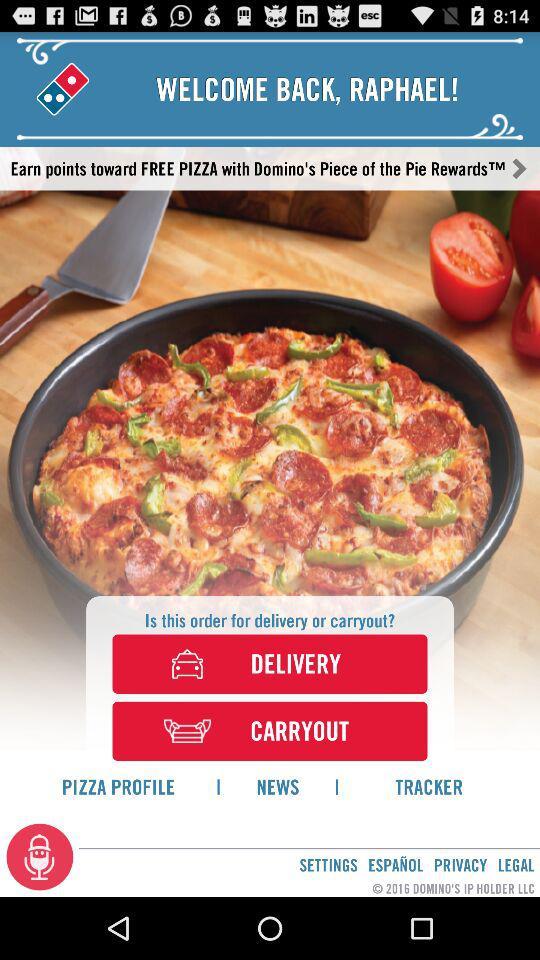  Describe the element at coordinates (516, 864) in the screenshot. I see `app next to privacy` at that location.